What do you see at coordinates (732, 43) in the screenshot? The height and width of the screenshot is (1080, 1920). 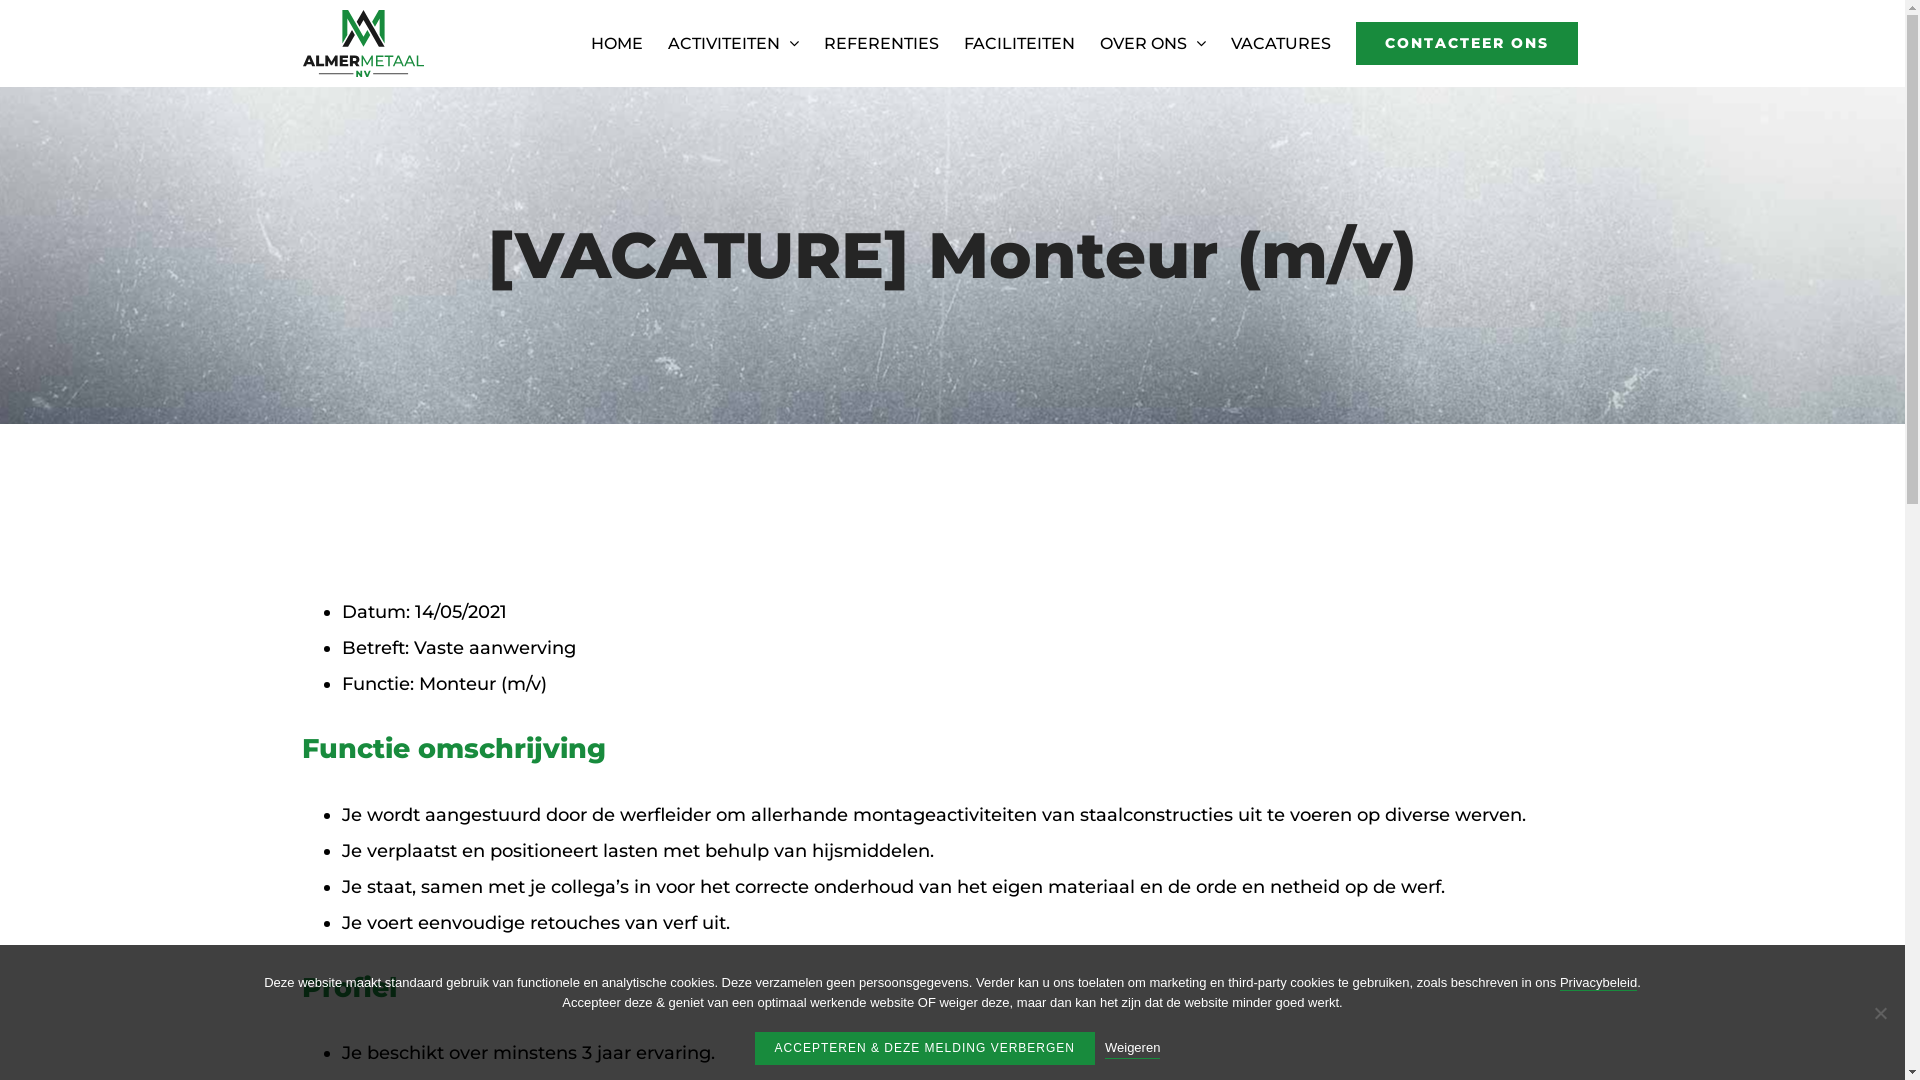 I see `'ACTIVITEITEN'` at bounding box center [732, 43].